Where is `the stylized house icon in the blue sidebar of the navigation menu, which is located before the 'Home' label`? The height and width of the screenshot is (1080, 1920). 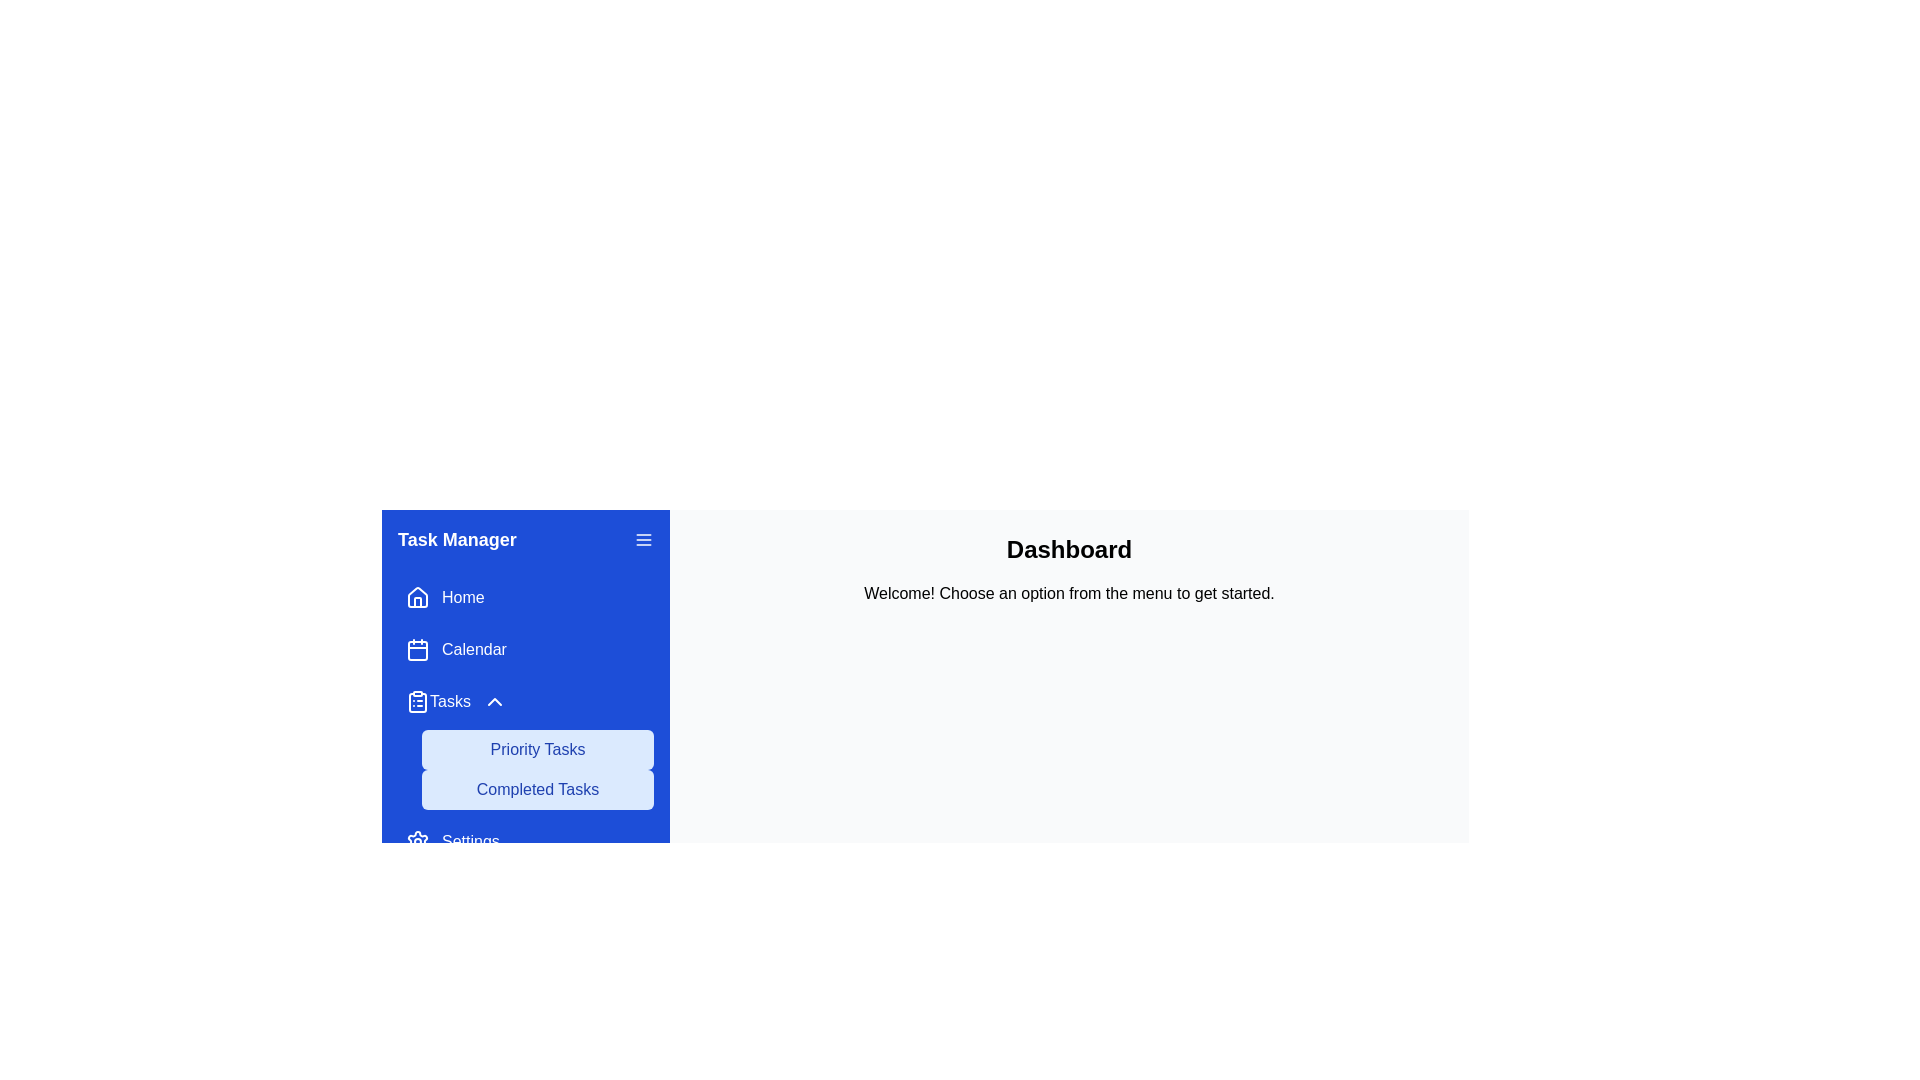
the stylized house icon in the blue sidebar of the navigation menu, which is located before the 'Home' label is located at coordinates (416, 596).